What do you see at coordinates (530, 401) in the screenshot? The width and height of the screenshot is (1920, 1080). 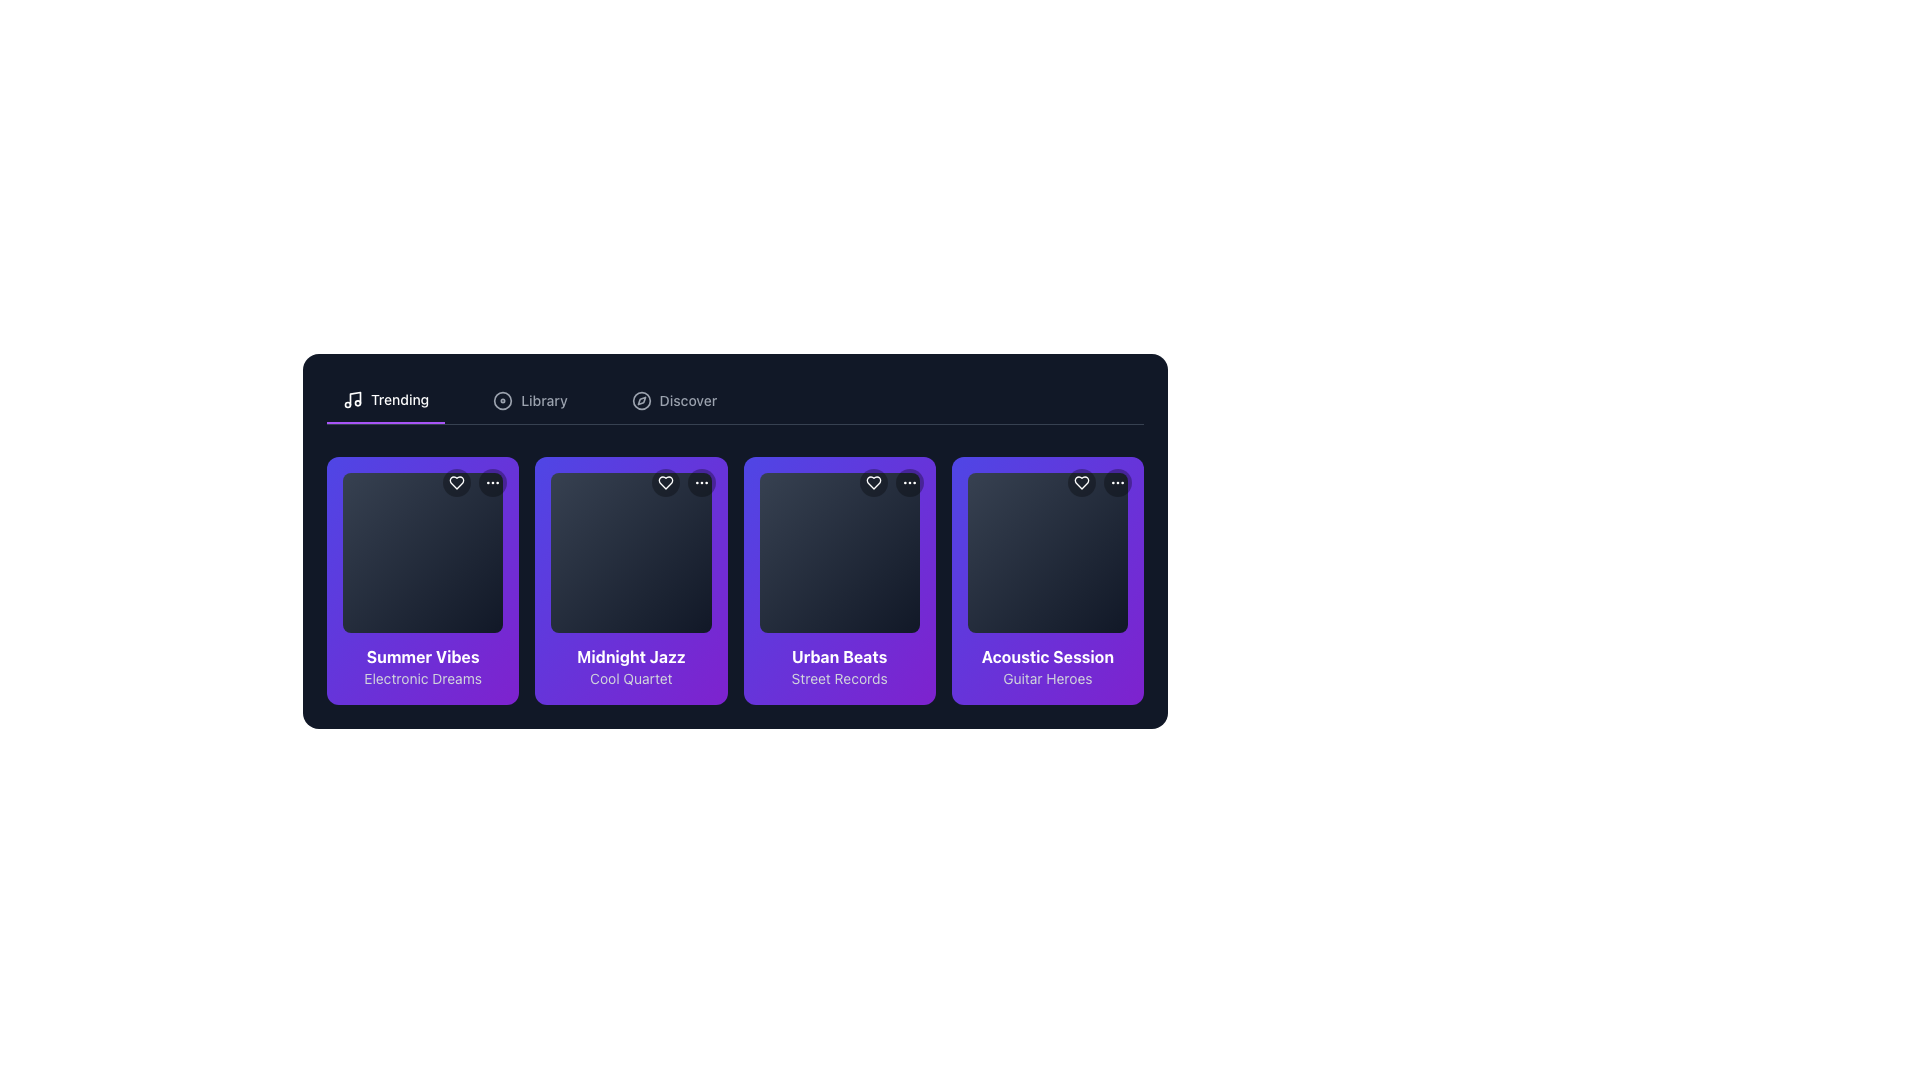 I see `the 'Library' tab in the navigation bar` at bounding box center [530, 401].